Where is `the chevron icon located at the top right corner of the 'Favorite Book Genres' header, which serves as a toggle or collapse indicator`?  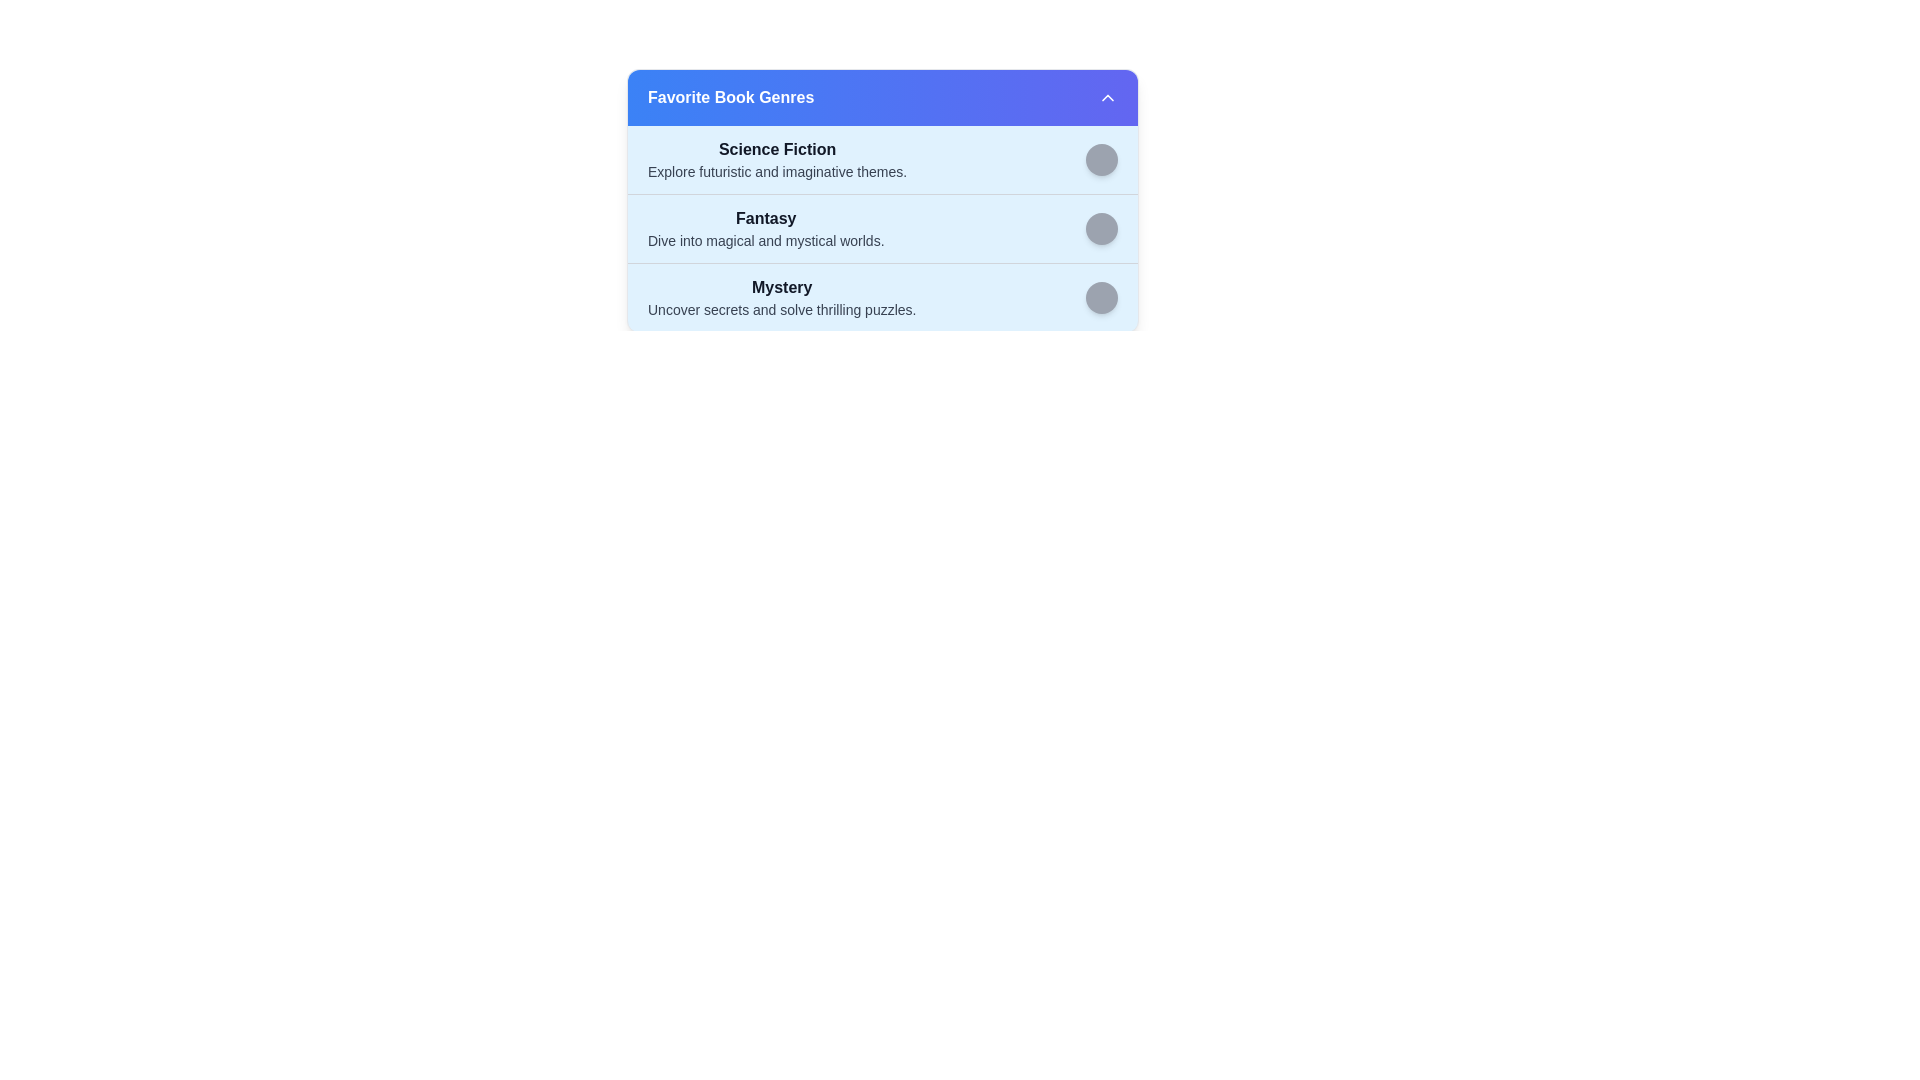 the chevron icon located at the top right corner of the 'Favorite Book Genres' header, which serves as a toggle or collapse indicator is located at coordinates (1107, 97).